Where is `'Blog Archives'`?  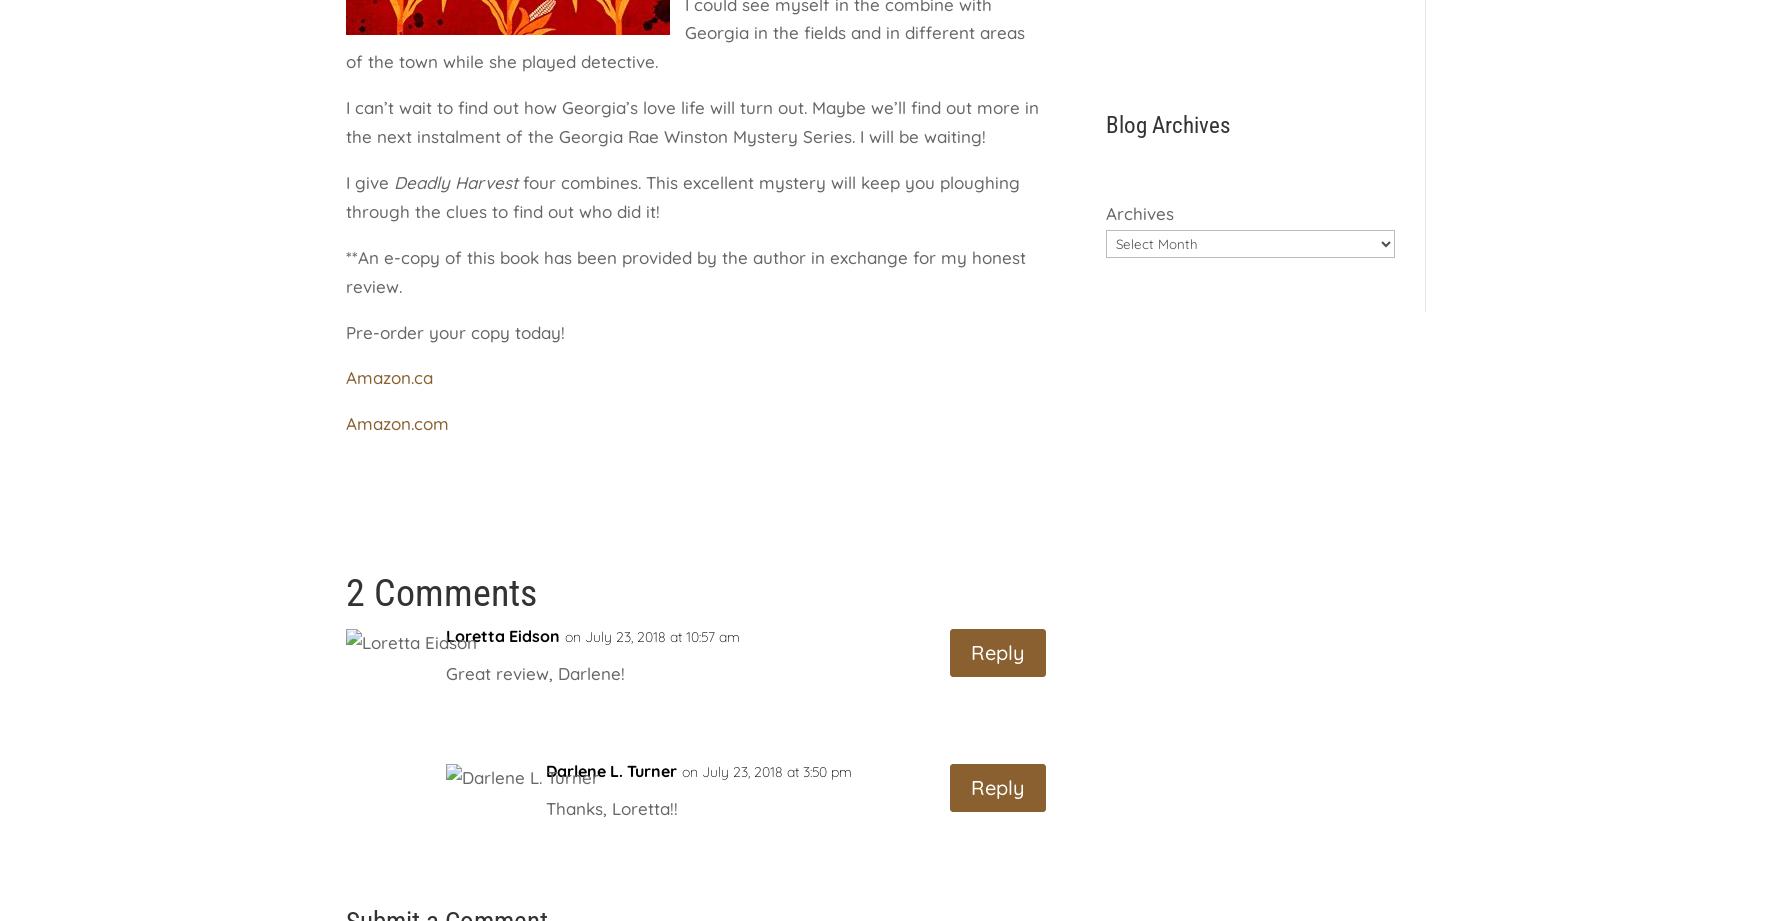 'Blog Archives' is located at coordinates (1166, 124).